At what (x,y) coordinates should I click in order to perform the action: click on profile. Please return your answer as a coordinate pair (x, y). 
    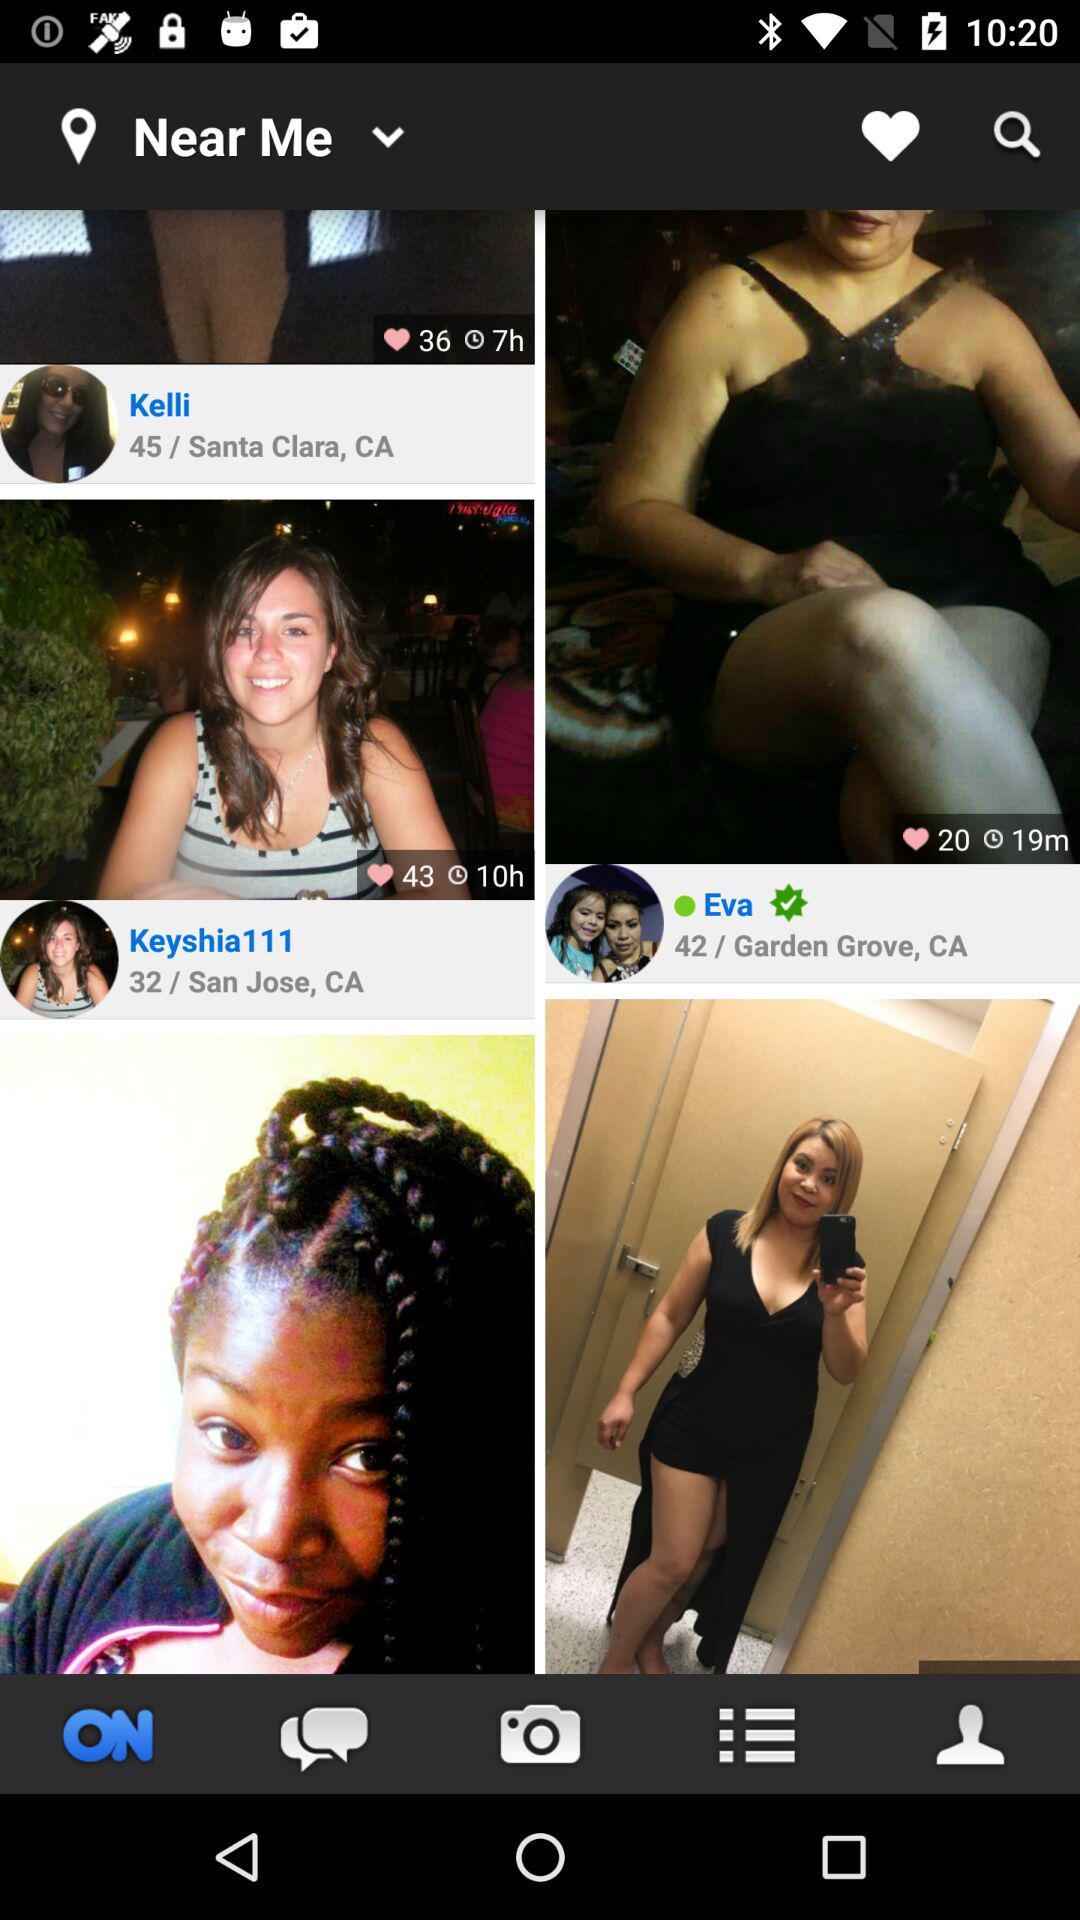
    Looking at the image, I should click on (603, 922).